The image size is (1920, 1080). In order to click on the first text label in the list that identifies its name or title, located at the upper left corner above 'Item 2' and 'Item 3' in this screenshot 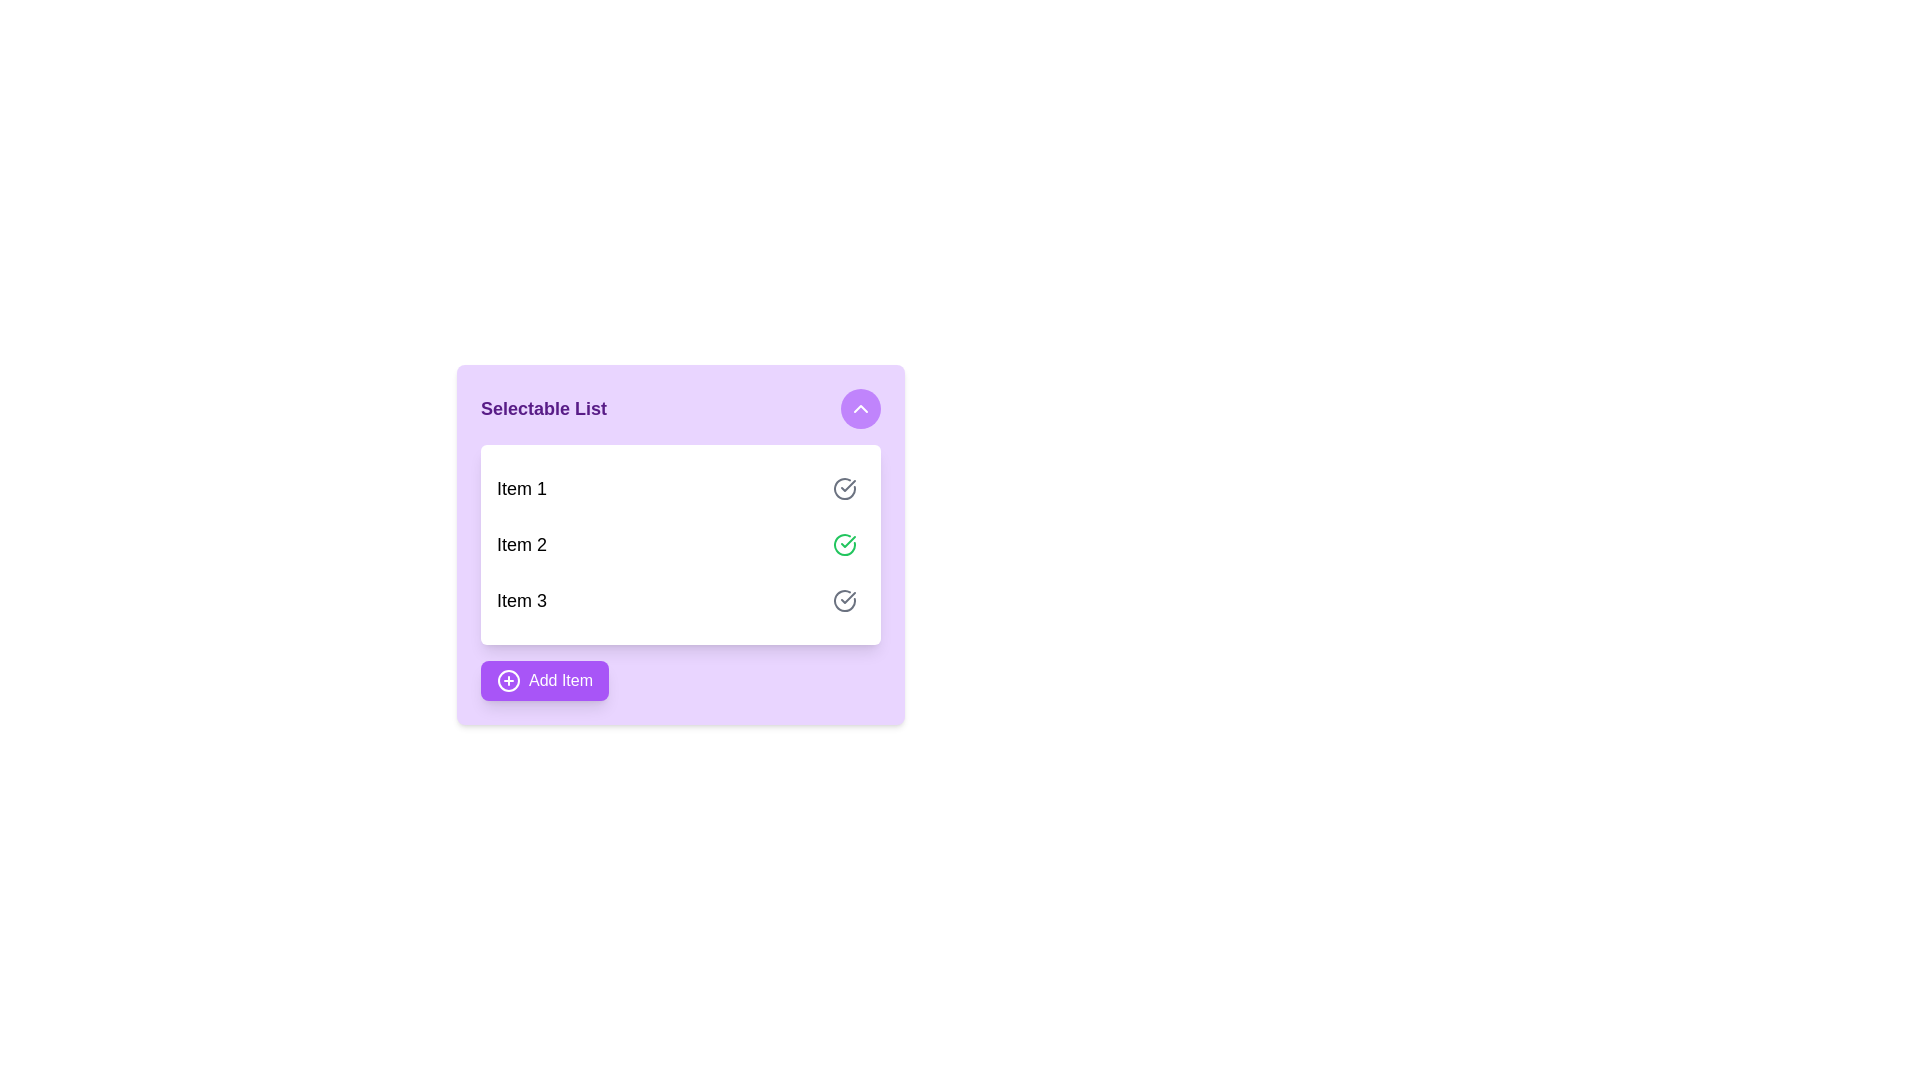, I will do `click(522, 489)`.